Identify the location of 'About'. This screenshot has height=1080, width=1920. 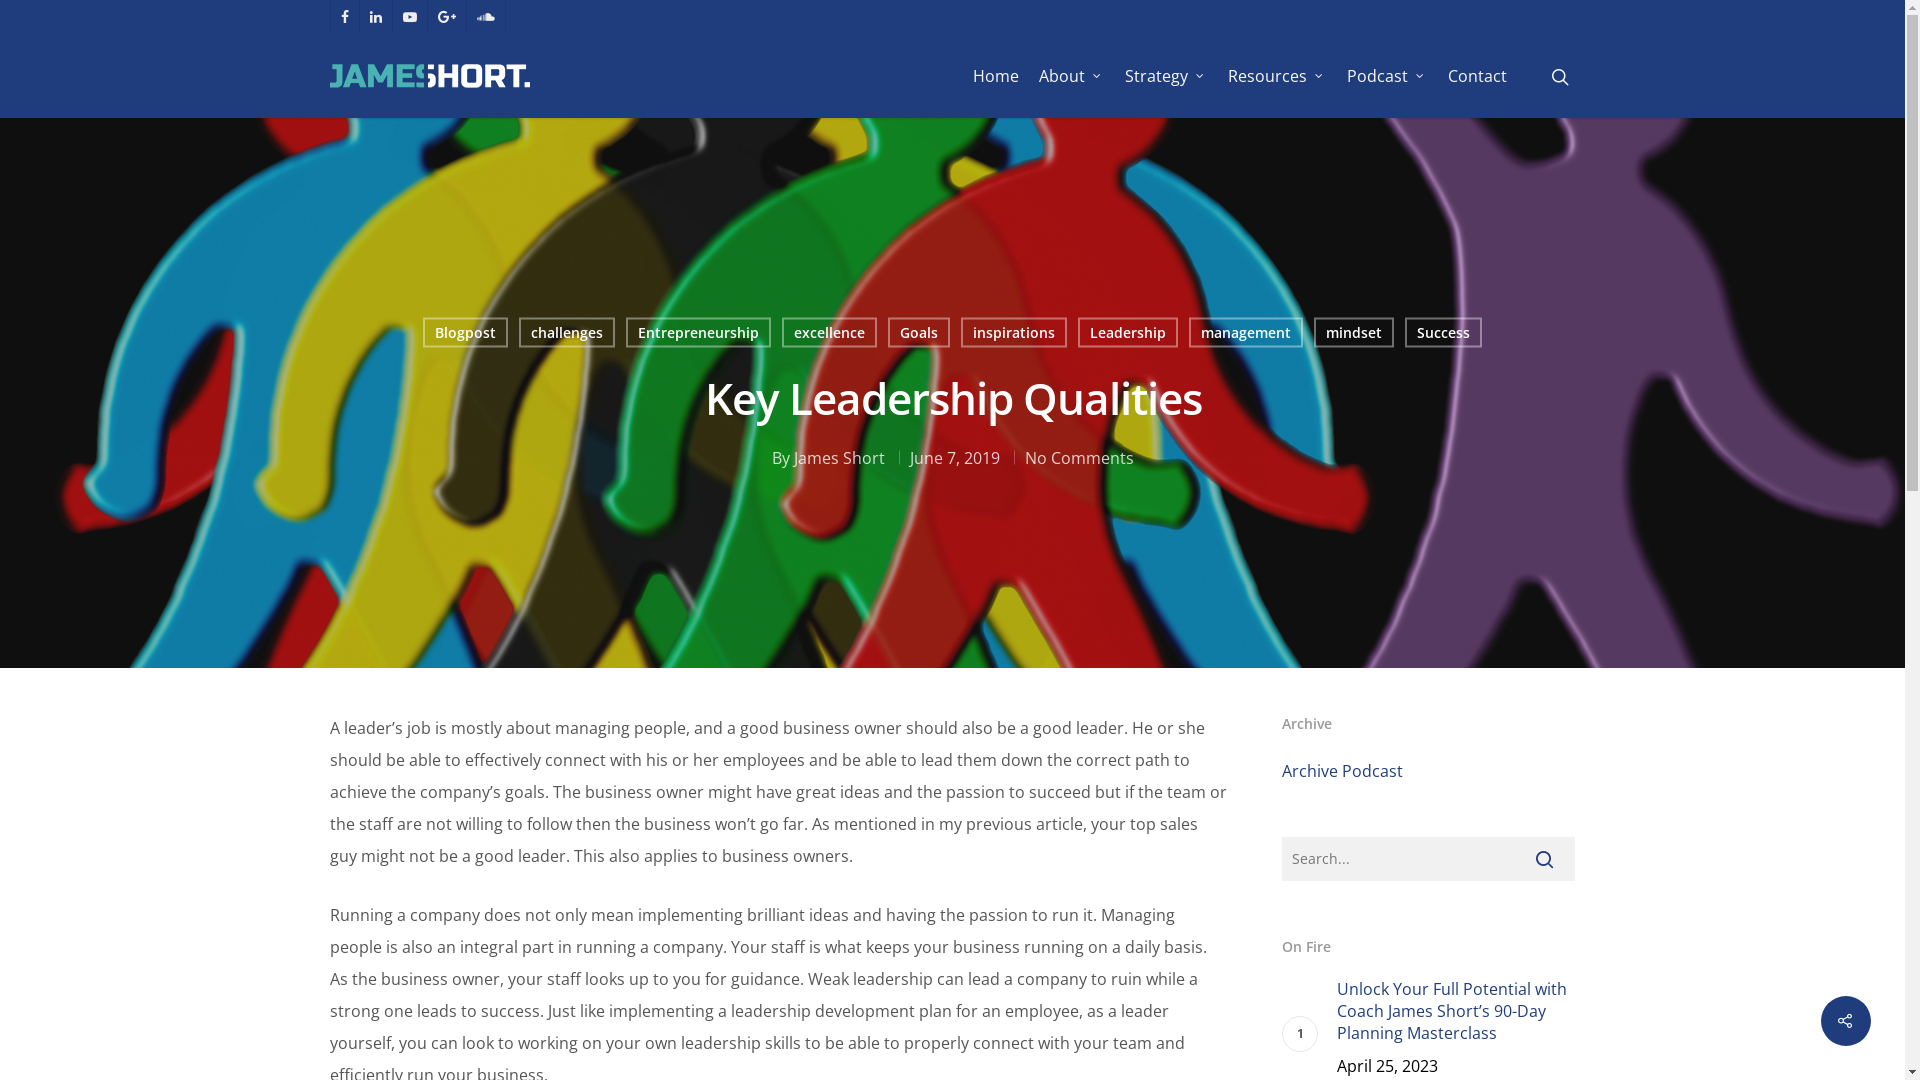
(1070, 75).